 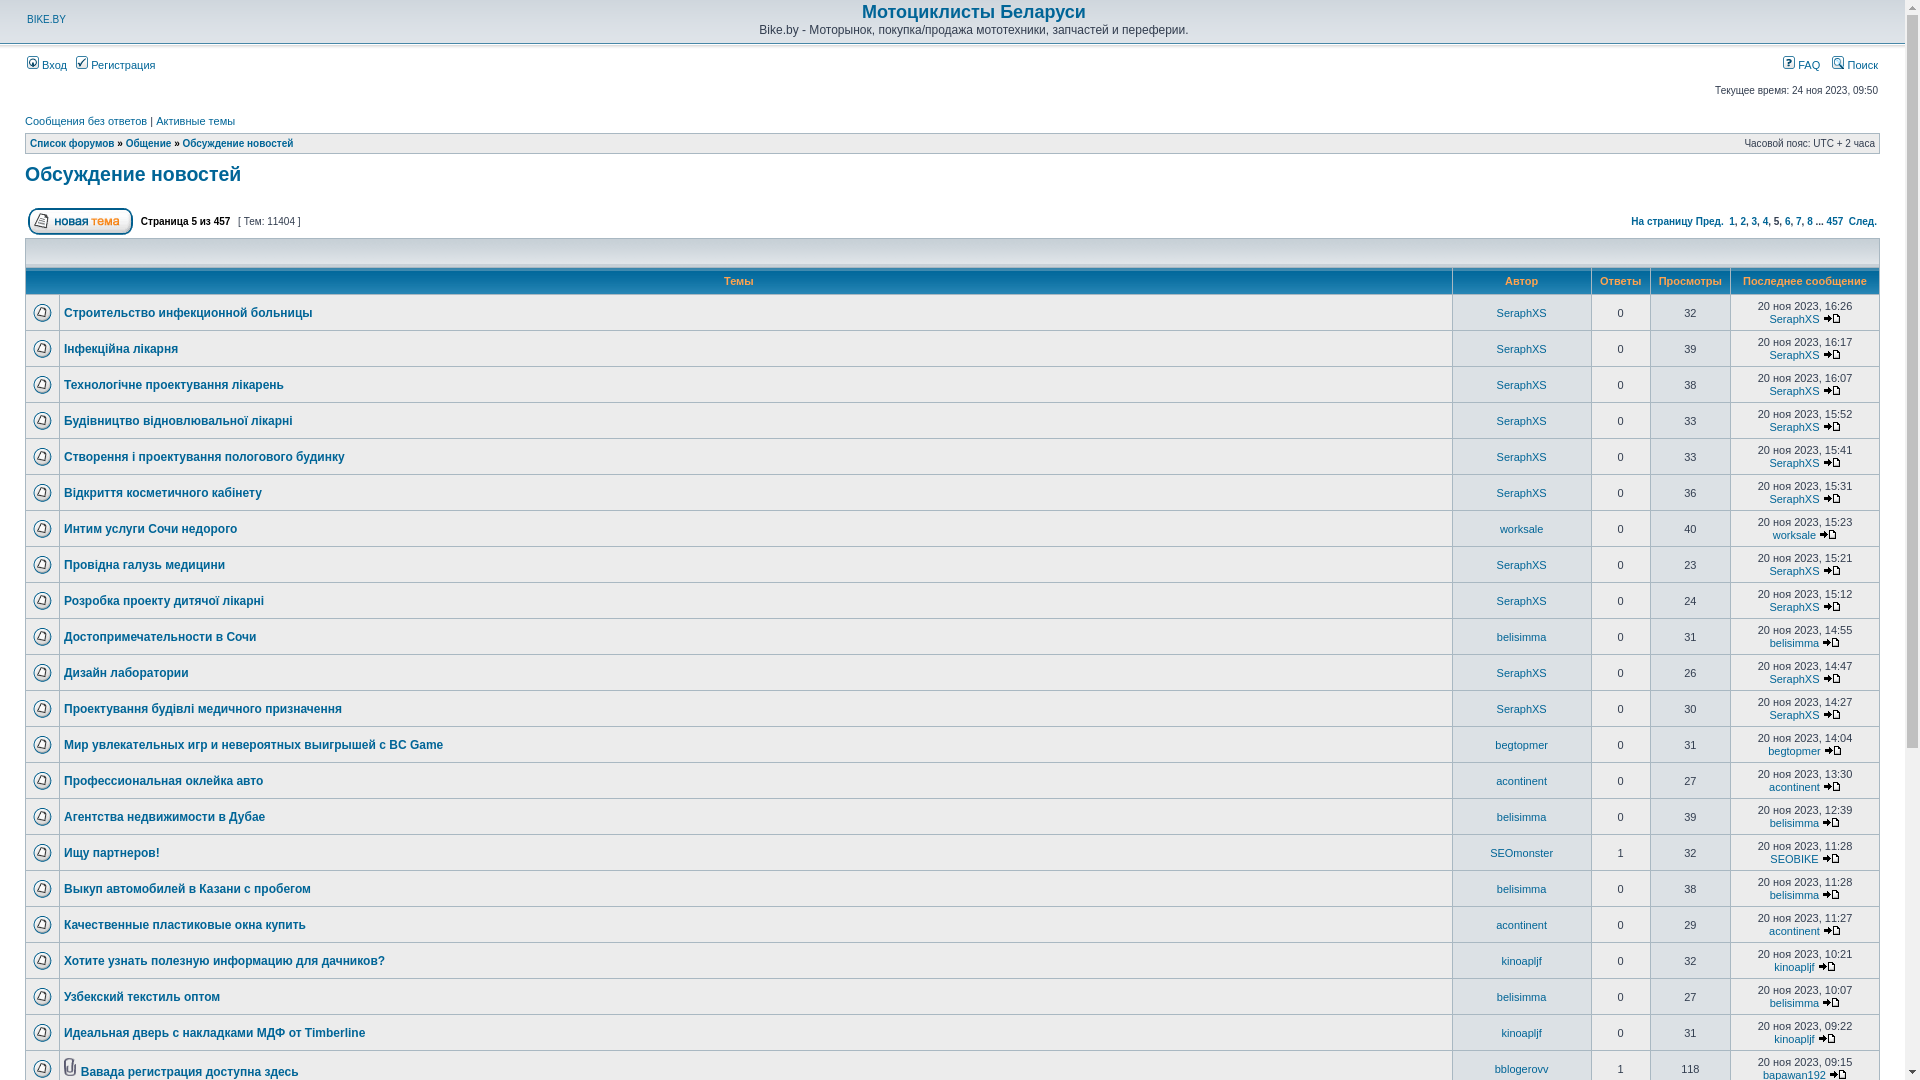 What do you see at coordinates (1520, 1067) in the screenshot?
I see `'bblogerovv'` at bounding box center [1520, 1067].